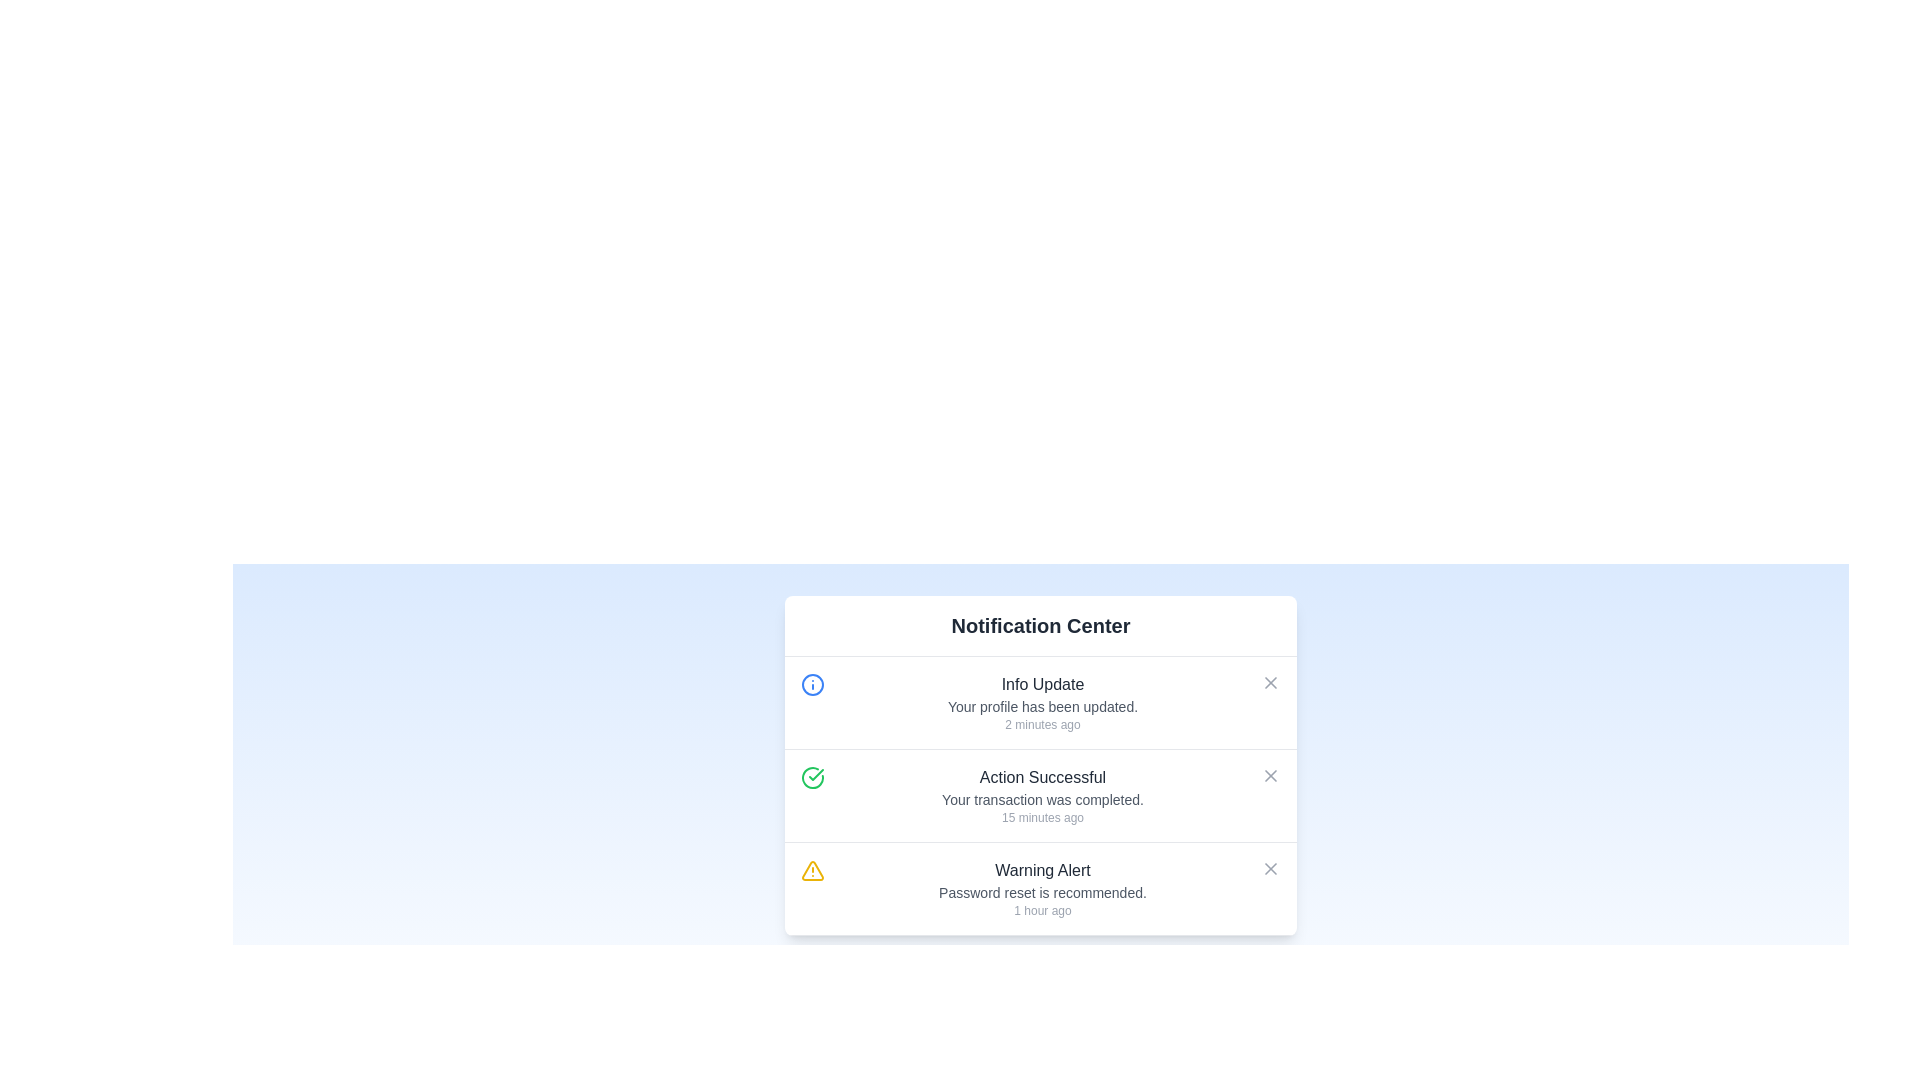 The width and height of the screenshot is (1920, 1080). What do you see at coordinates (1041, 684) in the screenshot?
I see `the static text label 'Info Update' which is styled with a medium-weight font and dark gray color, located at the top of the first notification item in the notification list` at bounding box center [1041, 684].